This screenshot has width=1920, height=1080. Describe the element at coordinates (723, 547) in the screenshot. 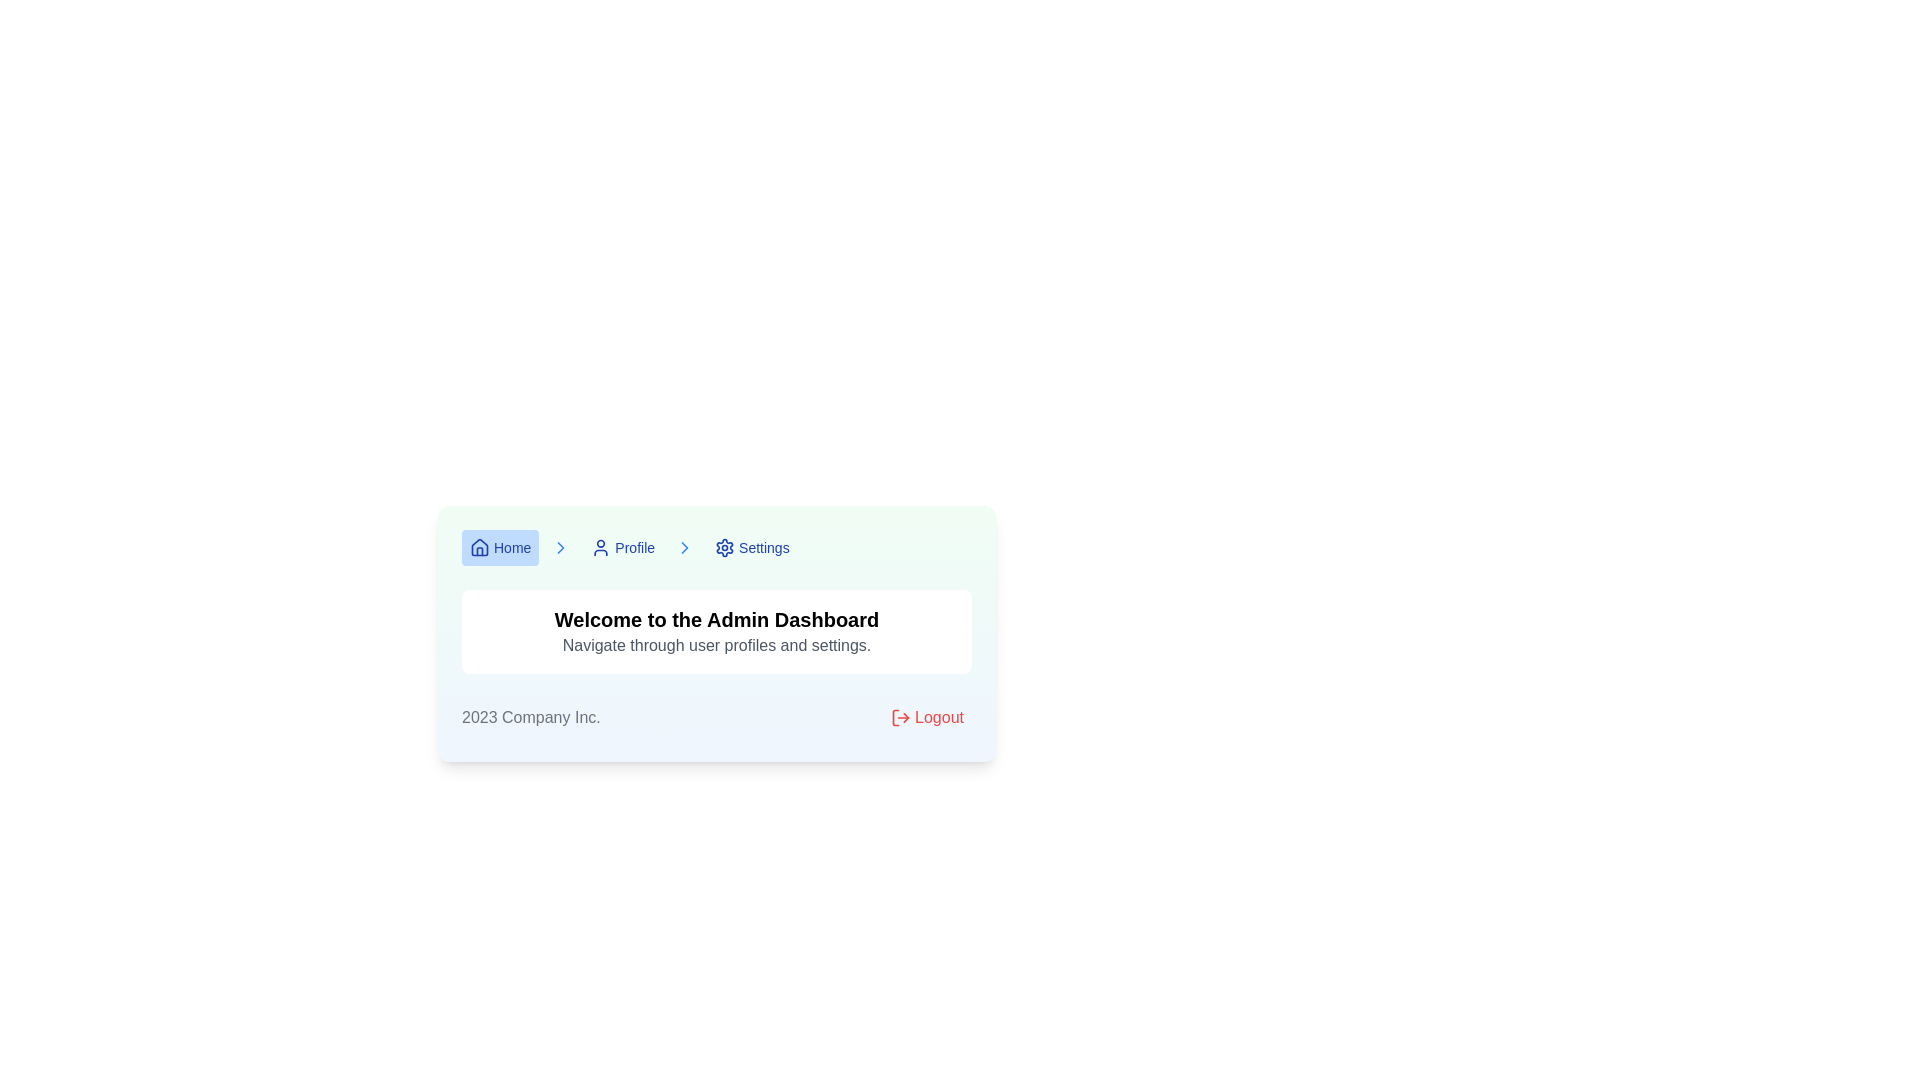

I see `the small gear icon representing settings, located within the 'Settings' button` at that location.